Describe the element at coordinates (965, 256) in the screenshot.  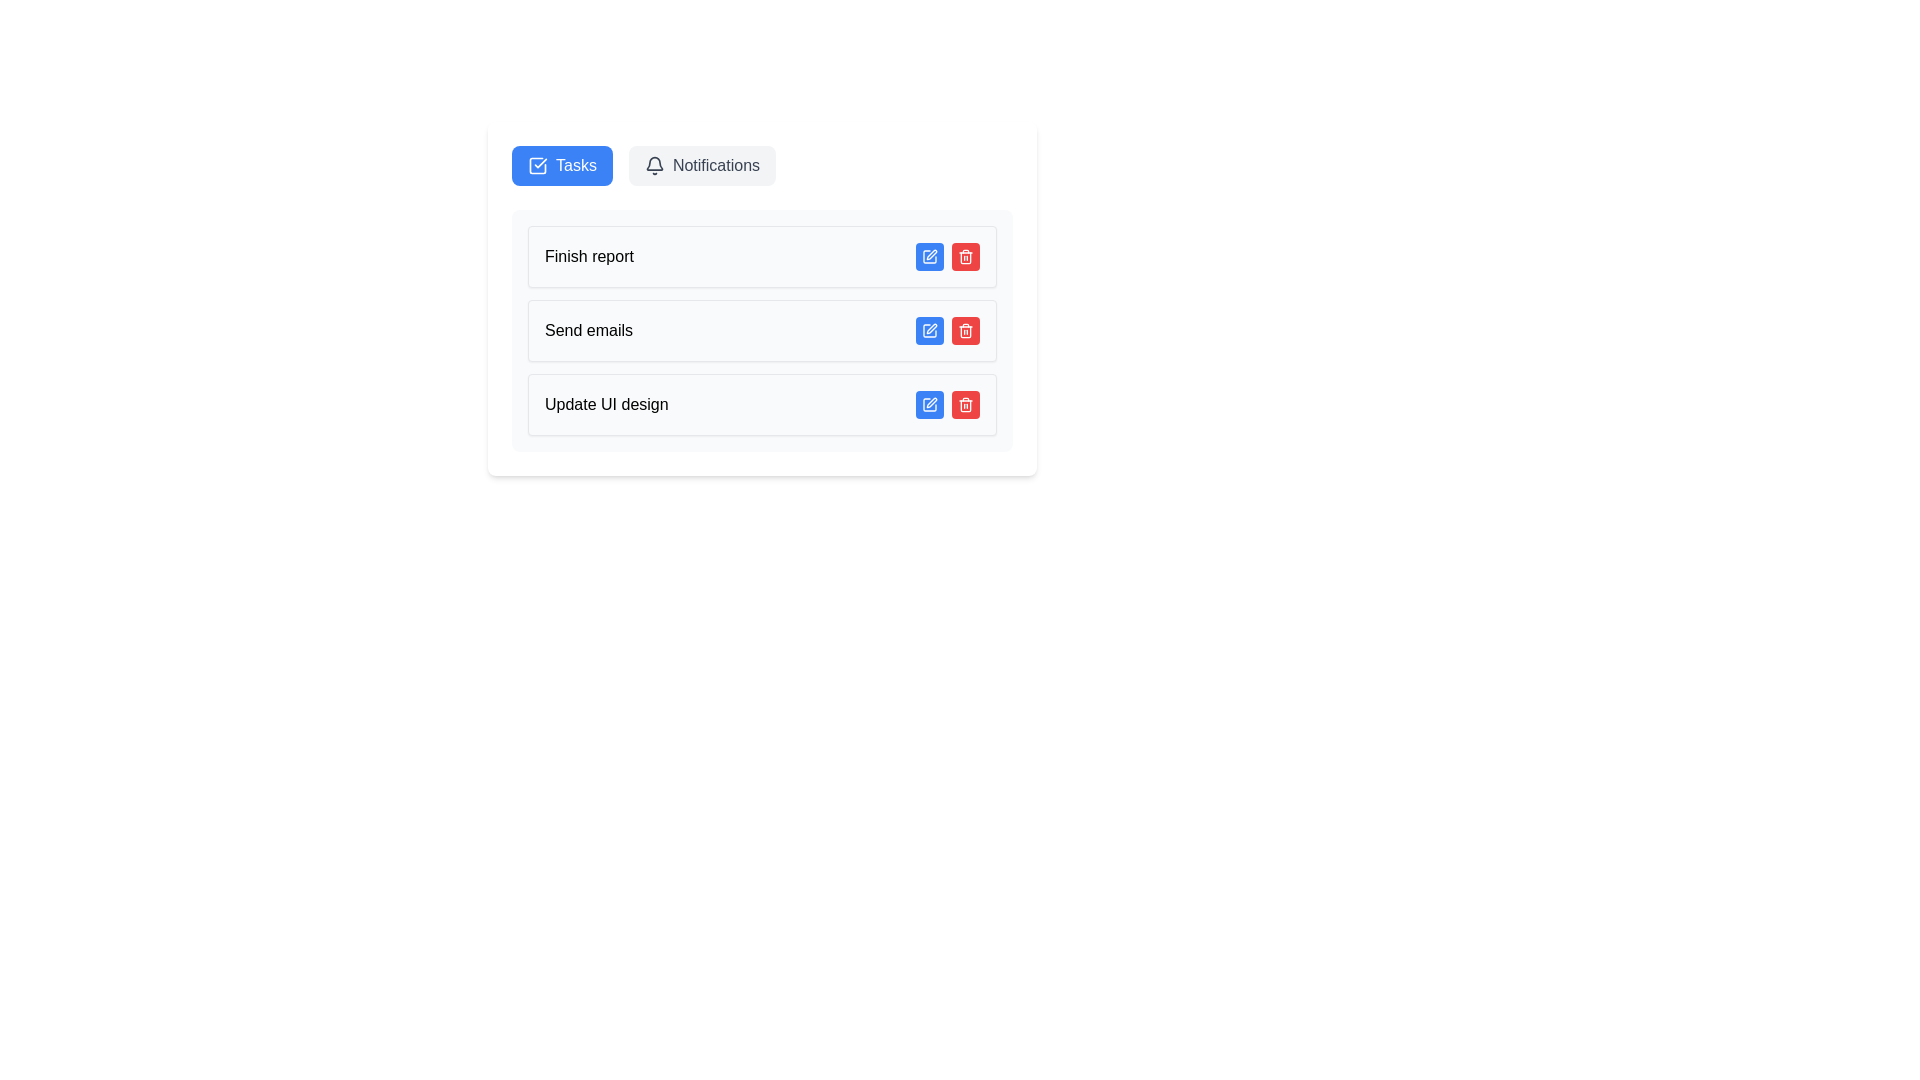
I see `the delete button icon located to the right of the 'Finish report' task` at that location.